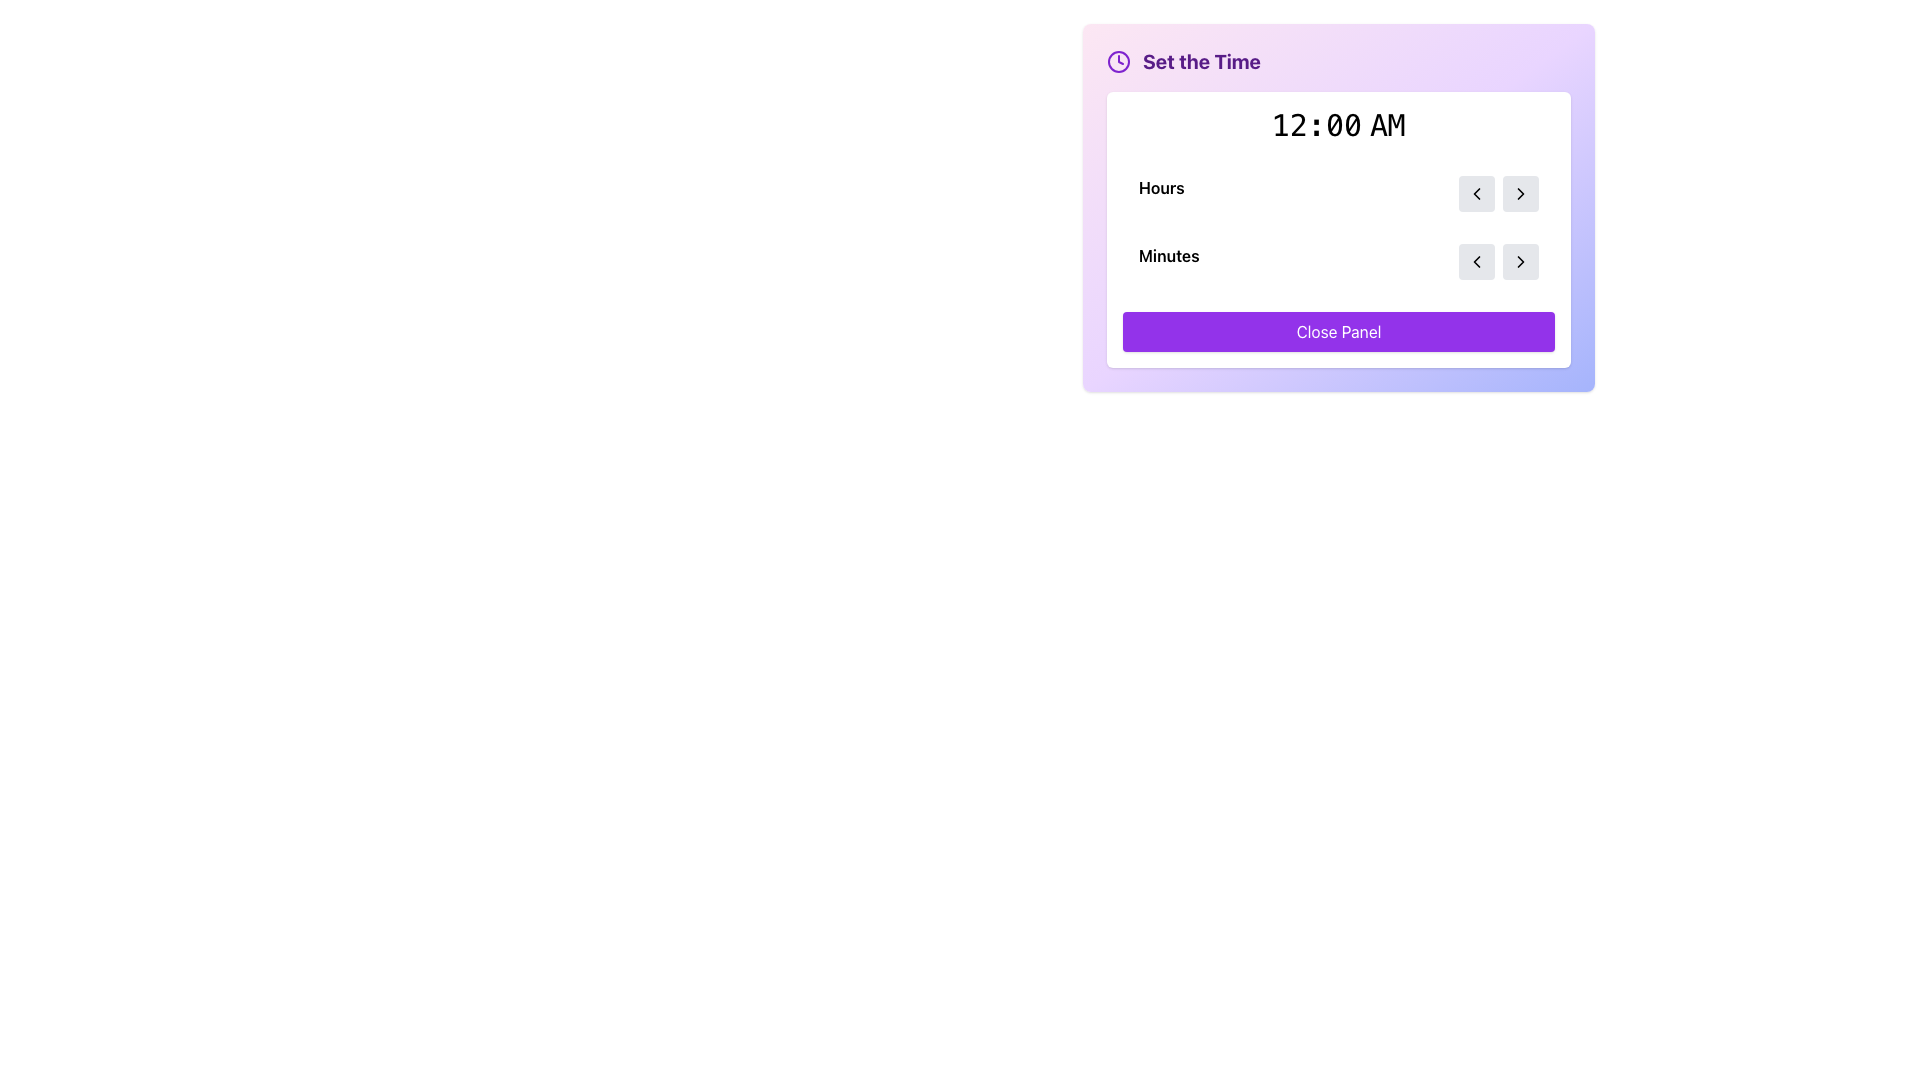 This screenshot has width=1920, height=1080. What do you see at coordinates (1117, 60) in the screenshot?
I see `the circular SVG element representing the clock face in the top-left corner of the 'Set the Time' panel` at bounding box center [1117, 60].